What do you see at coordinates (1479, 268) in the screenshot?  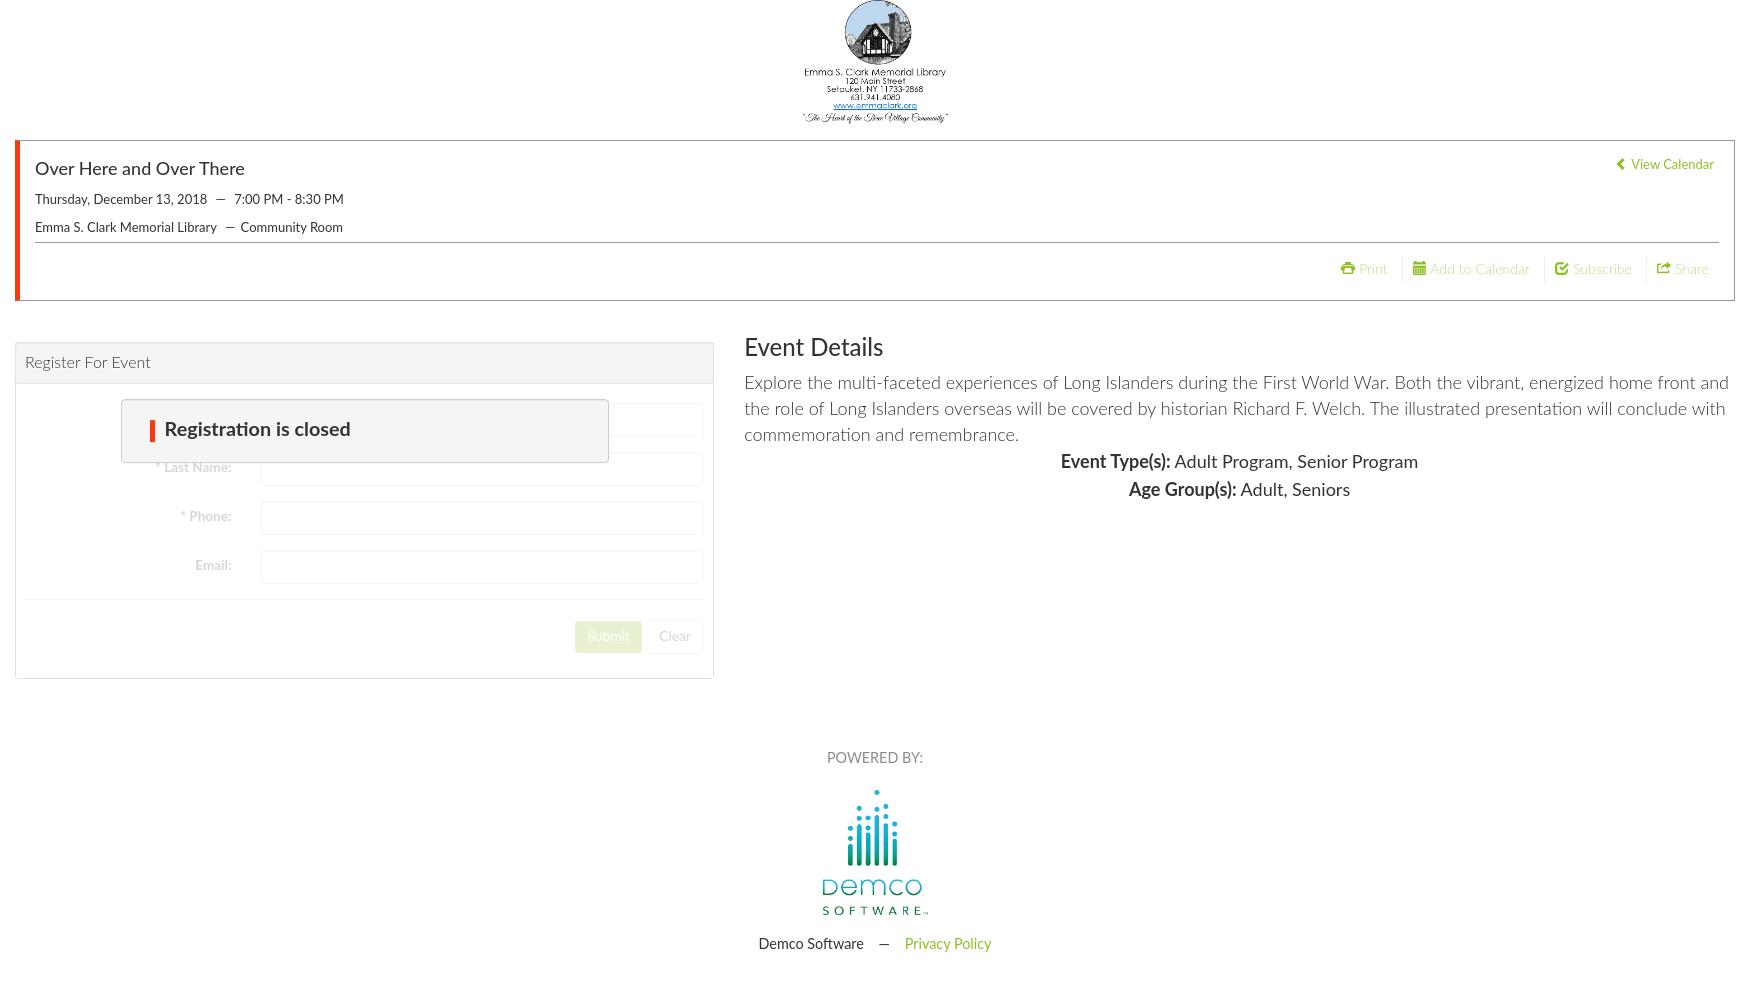 I see `'Add to Calendar'` at bounding box center [1479, 268].